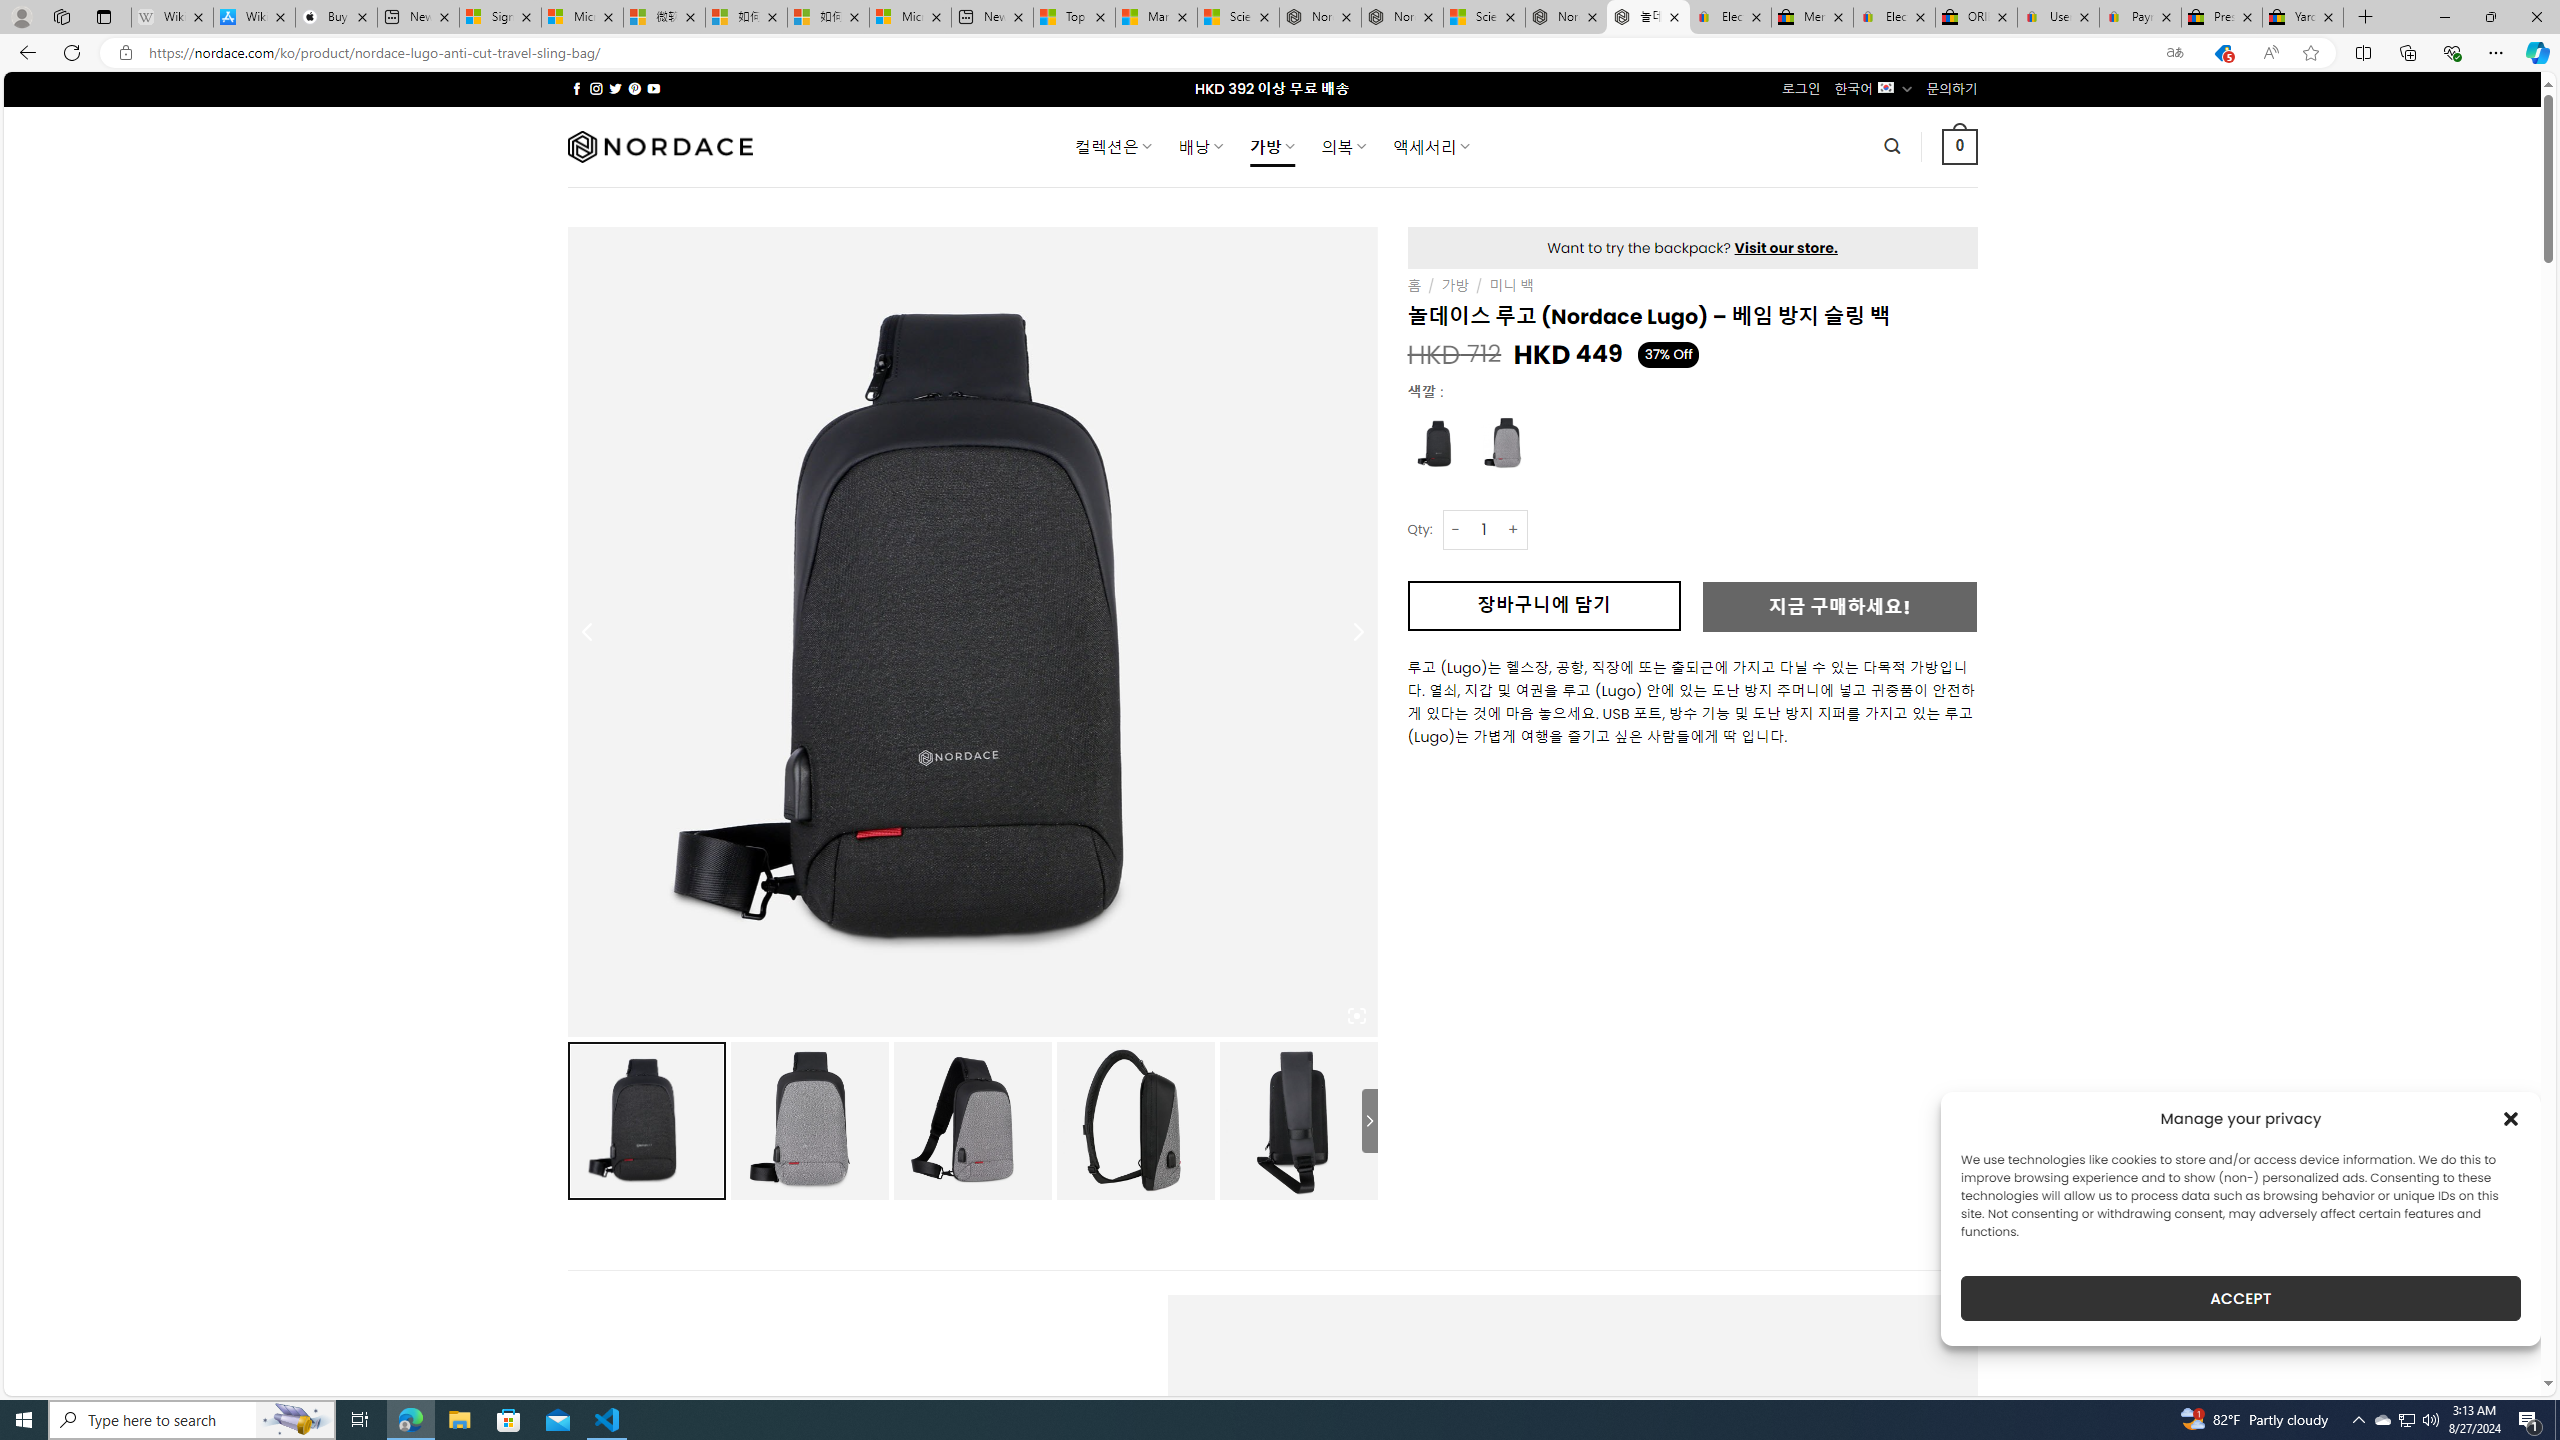  I want to click on 'Follow on Instagram', so click(595, 88).